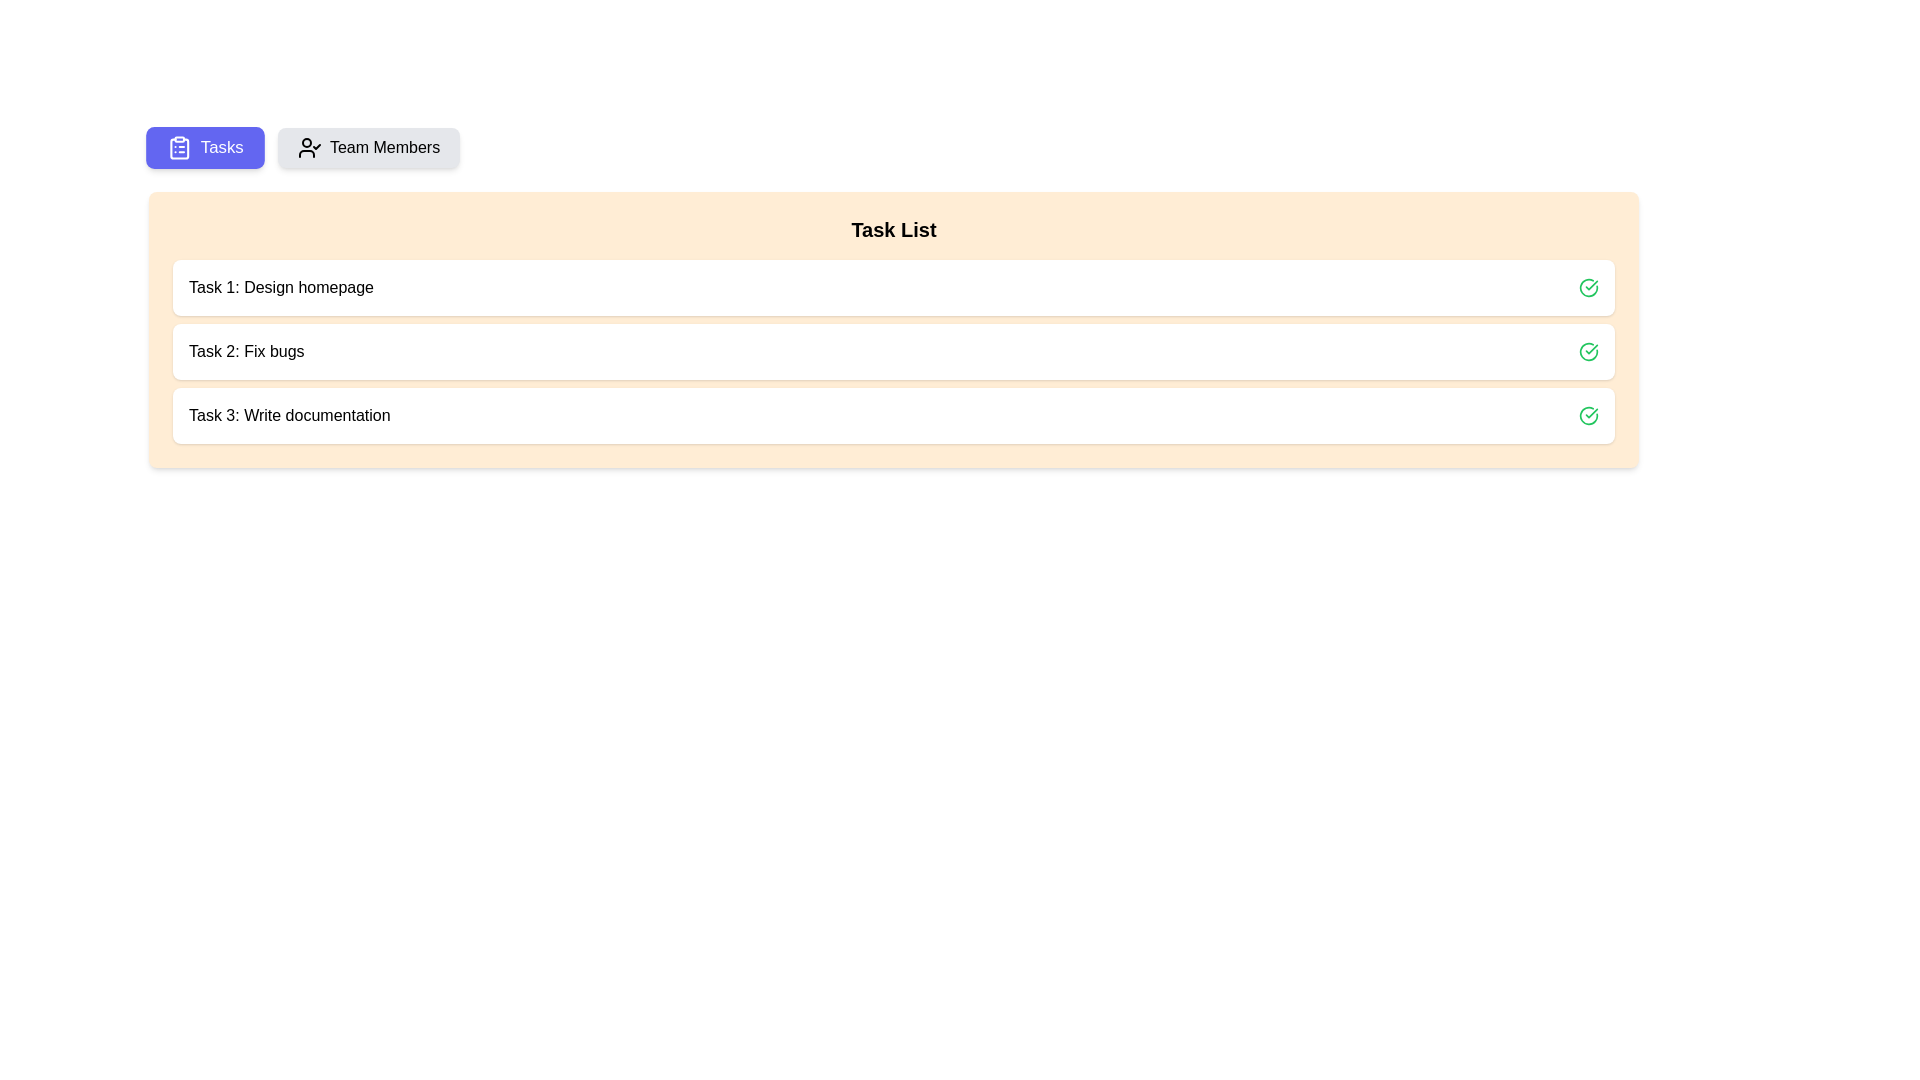  I want to click on the 'Team Members' button with rounded corners and a light gray background, so click(369, 146).